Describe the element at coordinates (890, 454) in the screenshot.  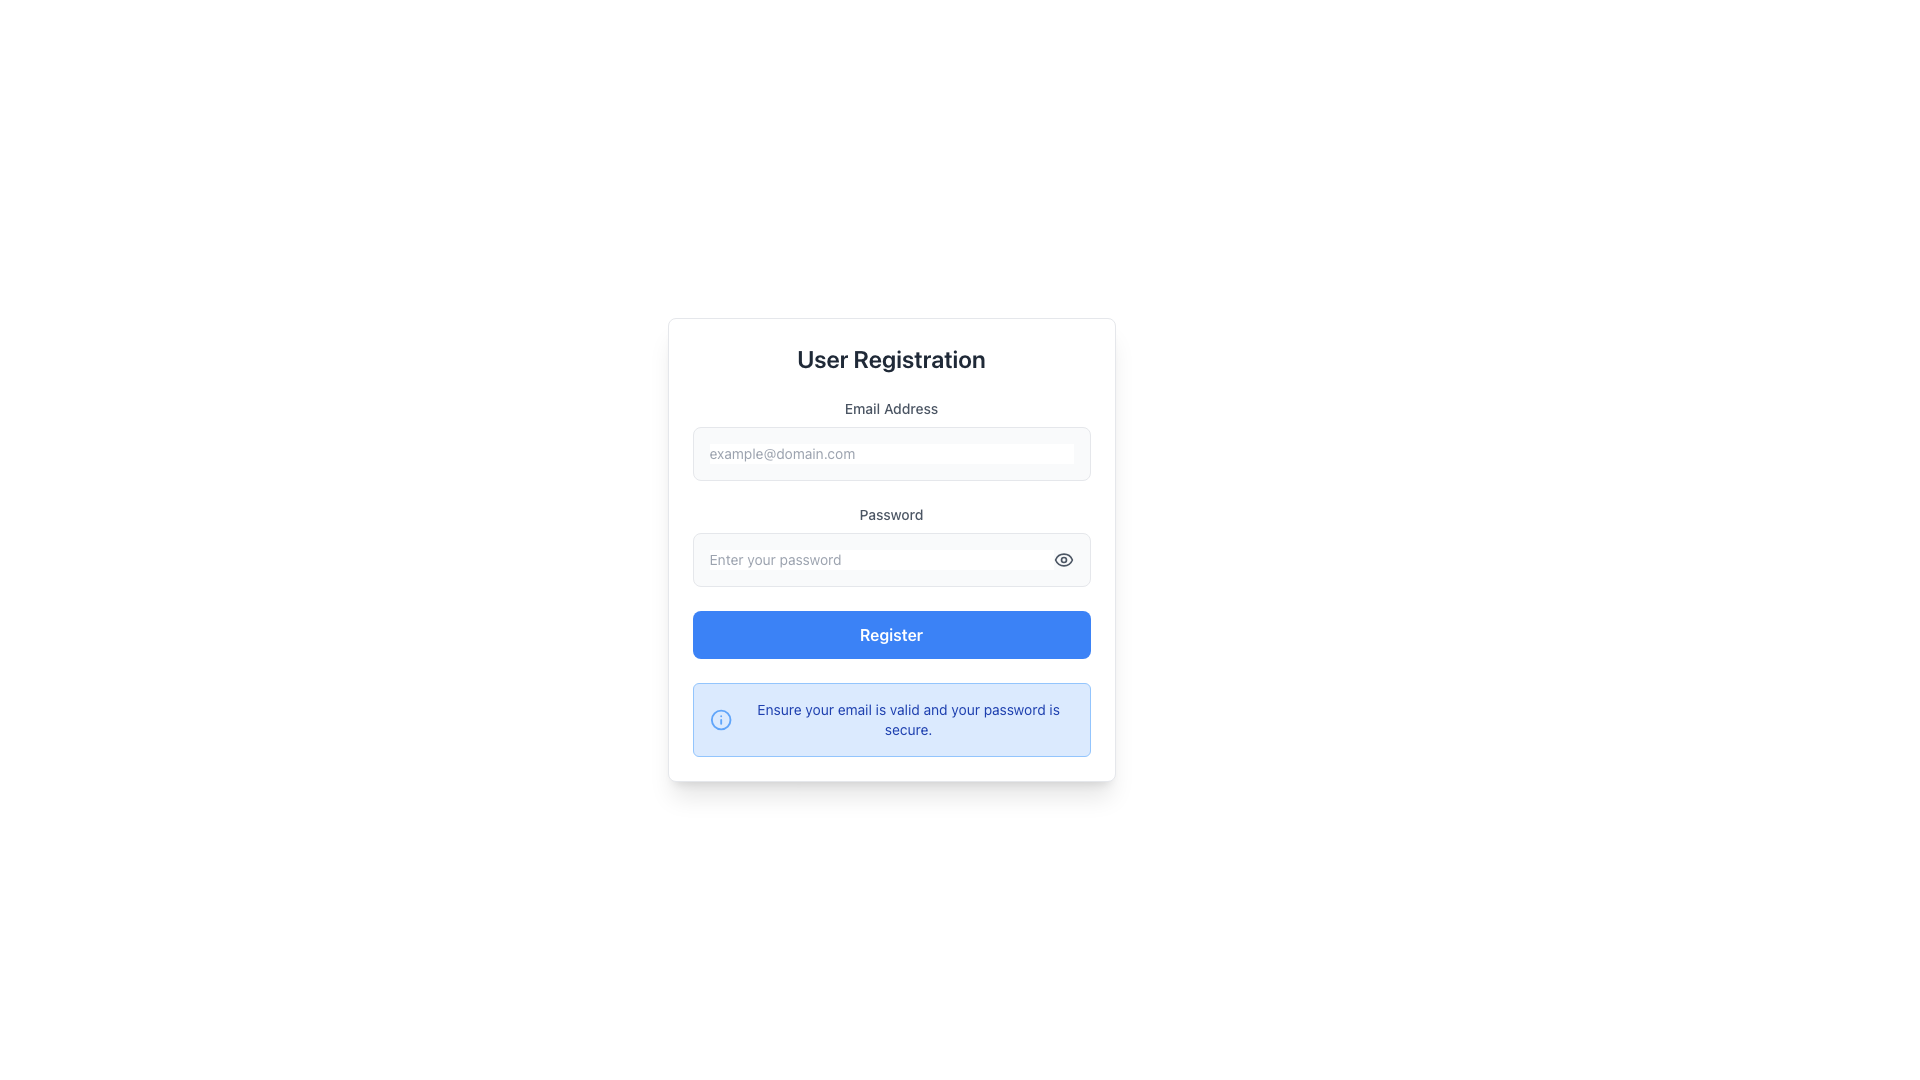
I see `the email input field by tabbing into it` at that location.